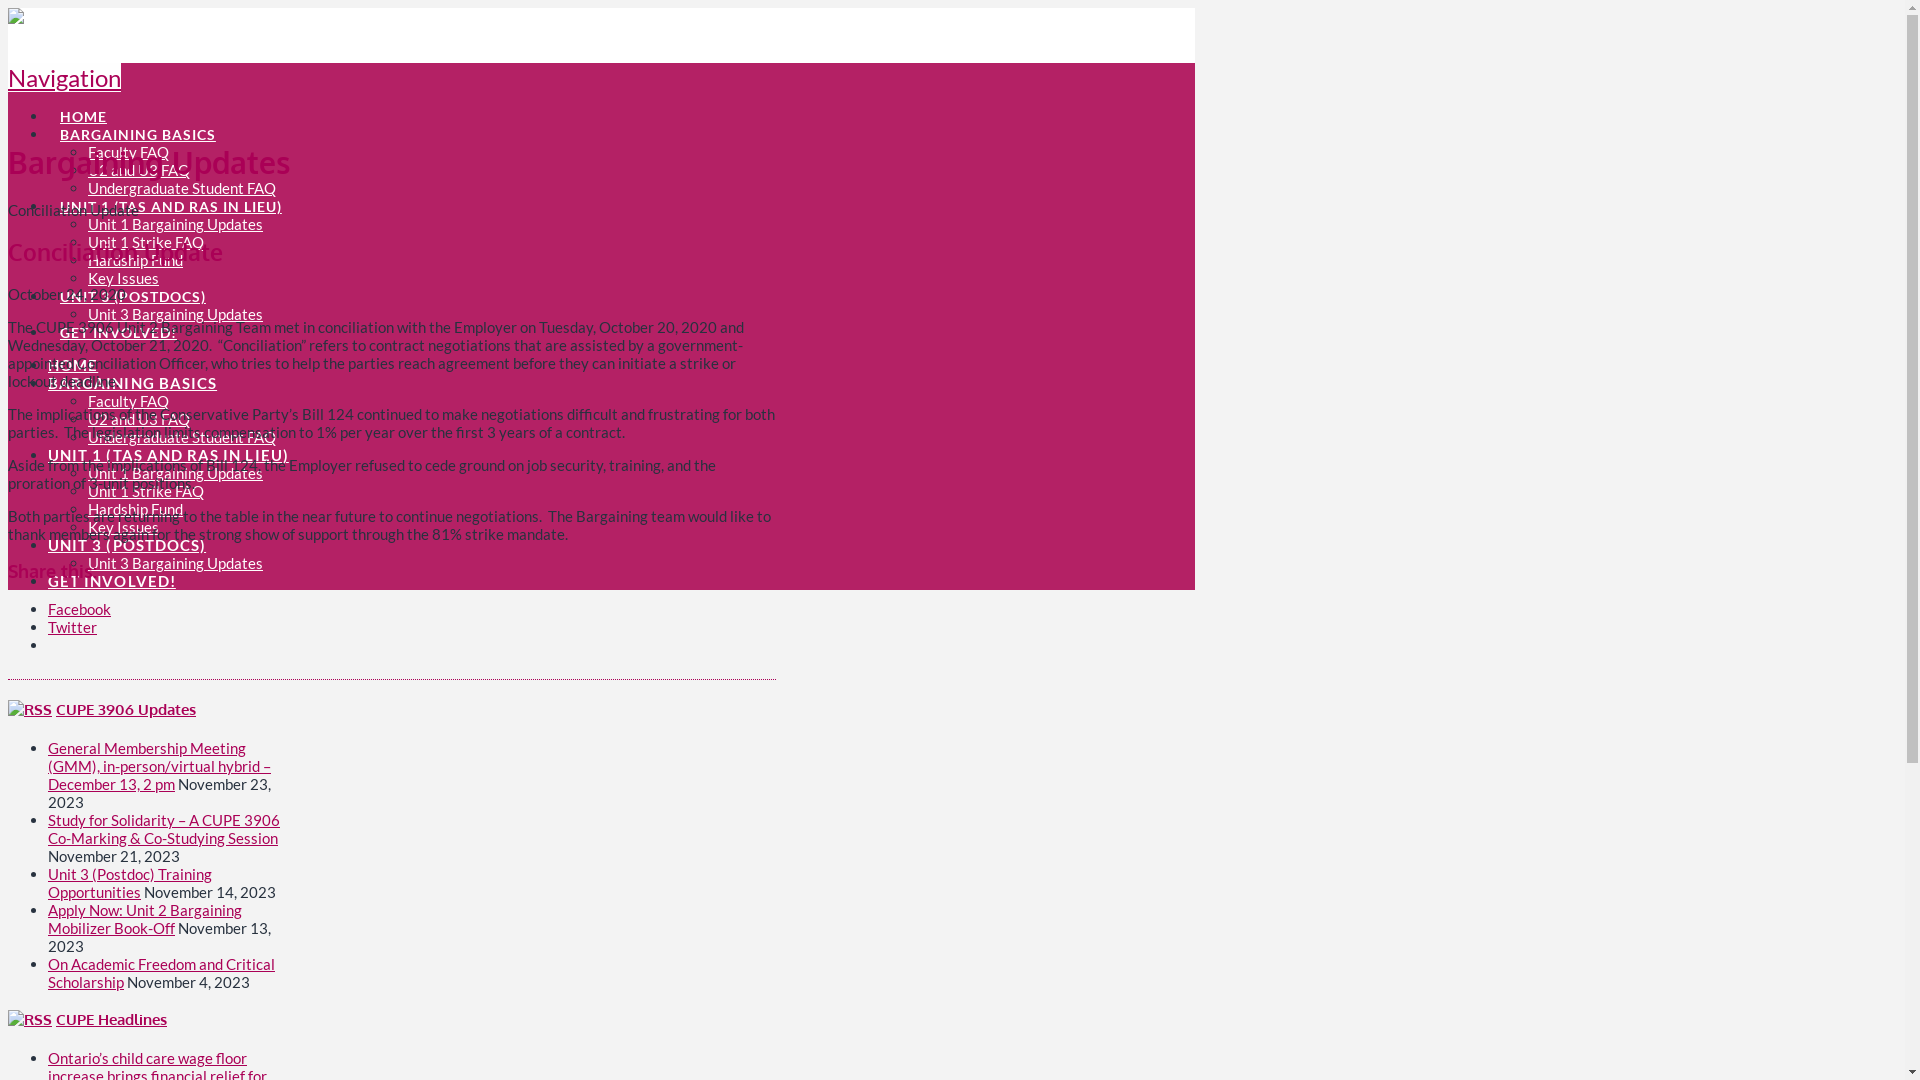 This screenshot has width=1920, height=1080. What do you see at coordinates (56, 1019) in the screenshot?
I see `'CUPE Headlines'` at bounding box center [56, 1019].